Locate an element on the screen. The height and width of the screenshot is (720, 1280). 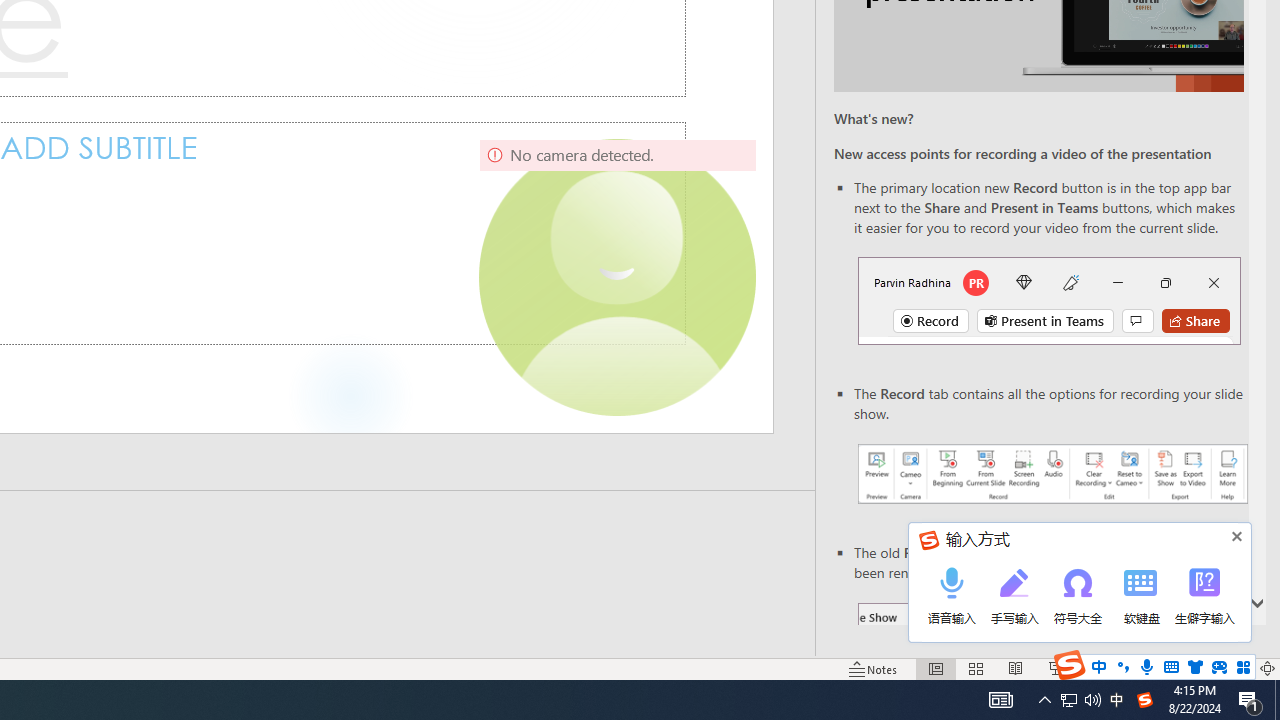
'Record your presentations screenshot one' is located at coordinates (1051, 474).